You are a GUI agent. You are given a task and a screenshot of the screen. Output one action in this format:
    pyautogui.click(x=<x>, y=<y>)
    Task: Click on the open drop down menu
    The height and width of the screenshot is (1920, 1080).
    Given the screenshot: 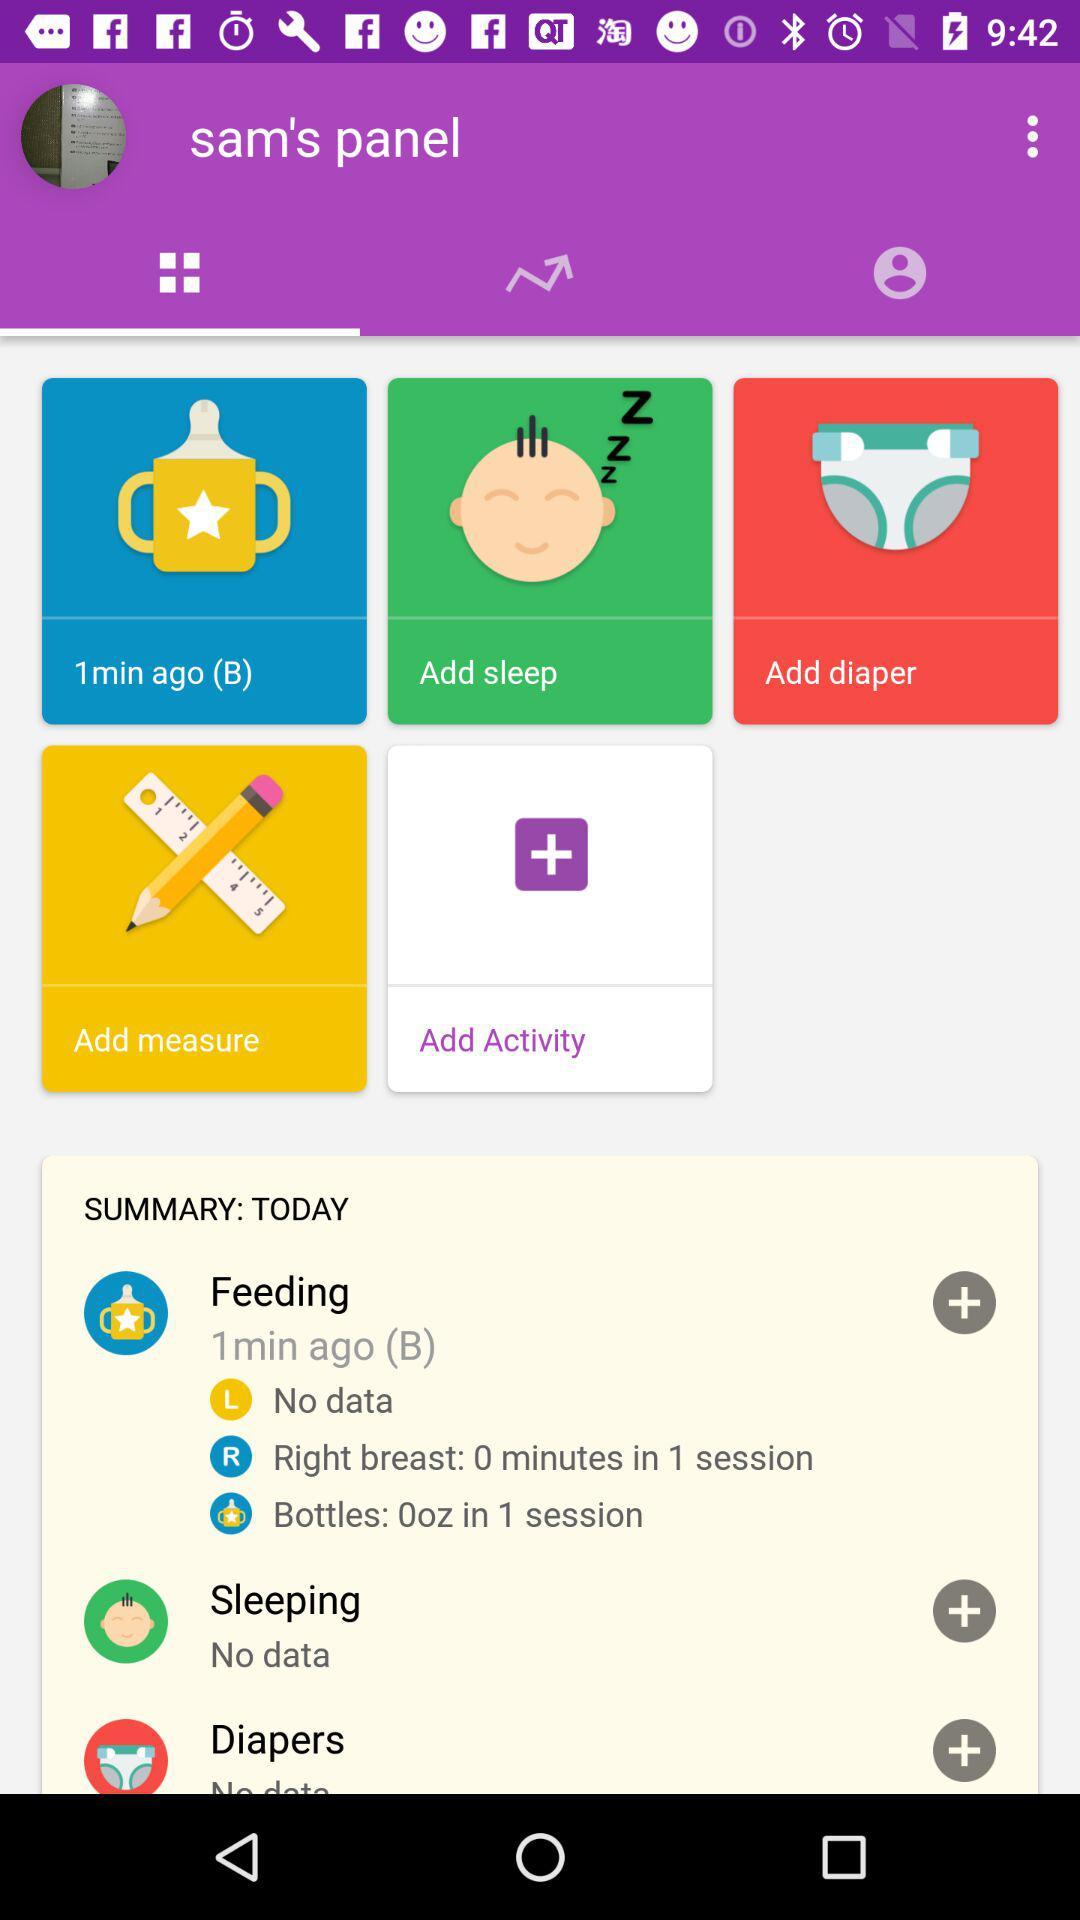 What is the action you would take?
    pyautogui.click(x=1011, y=135)
    